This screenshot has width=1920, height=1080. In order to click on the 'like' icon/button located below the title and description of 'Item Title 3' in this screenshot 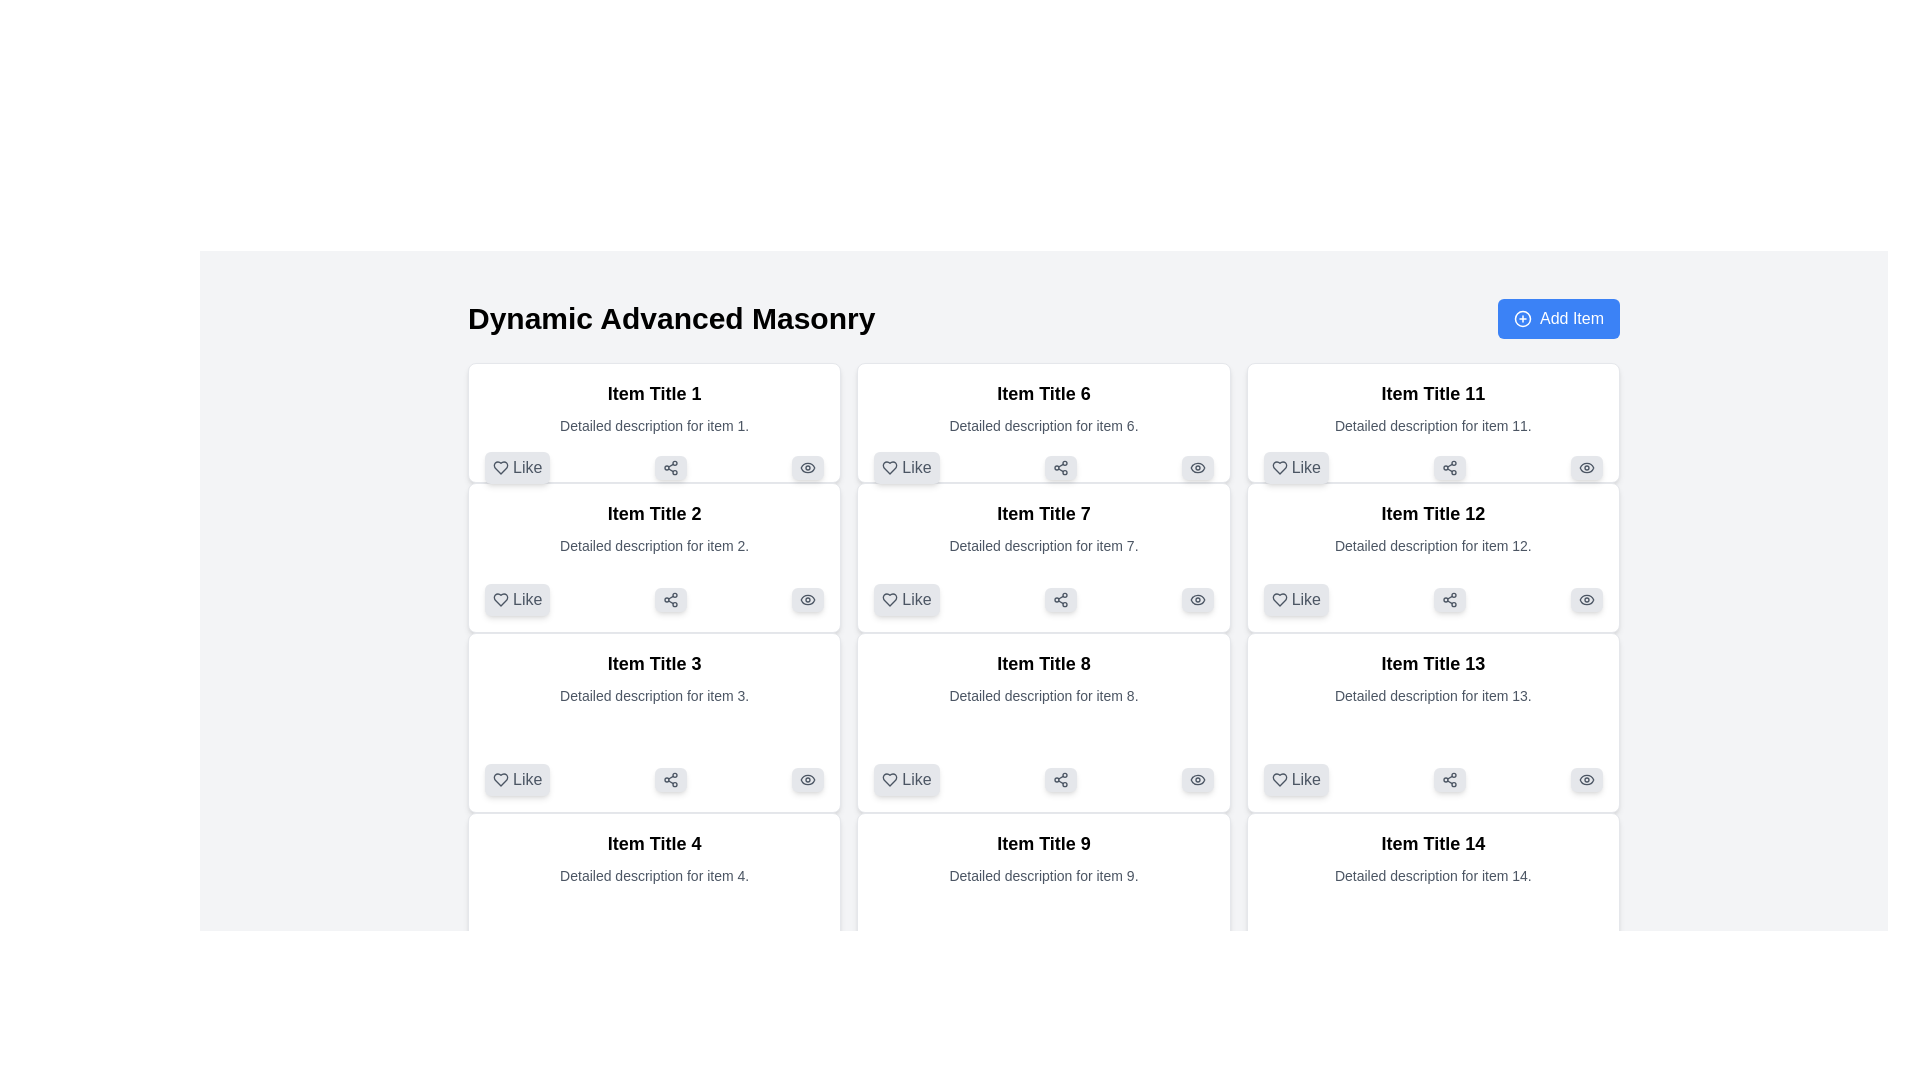, I will do `click(500, 778)`.